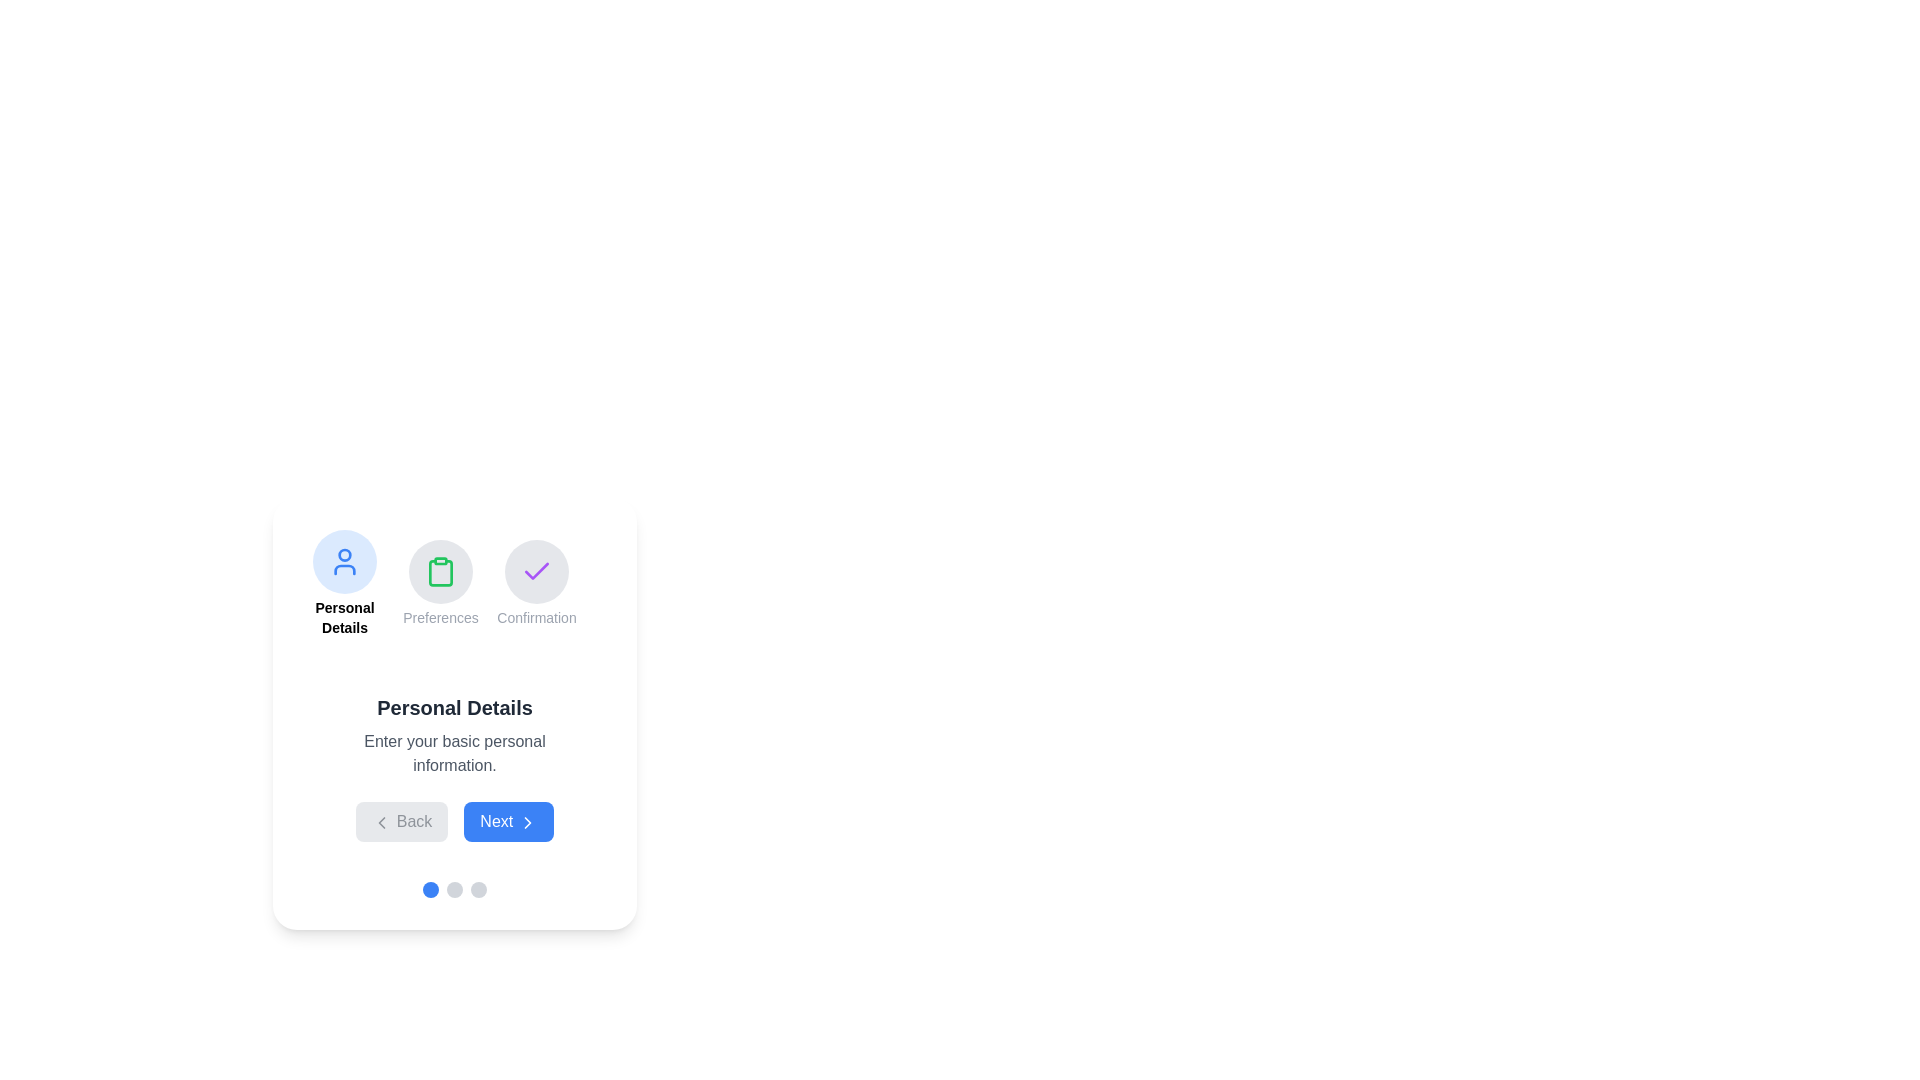 The height and width of the screenshot is (1080, 1920). What do you see at coordinates (440, 583) in the screenshot?
I see `the 'Preferences' Icon` at bounding box center [440, 583].